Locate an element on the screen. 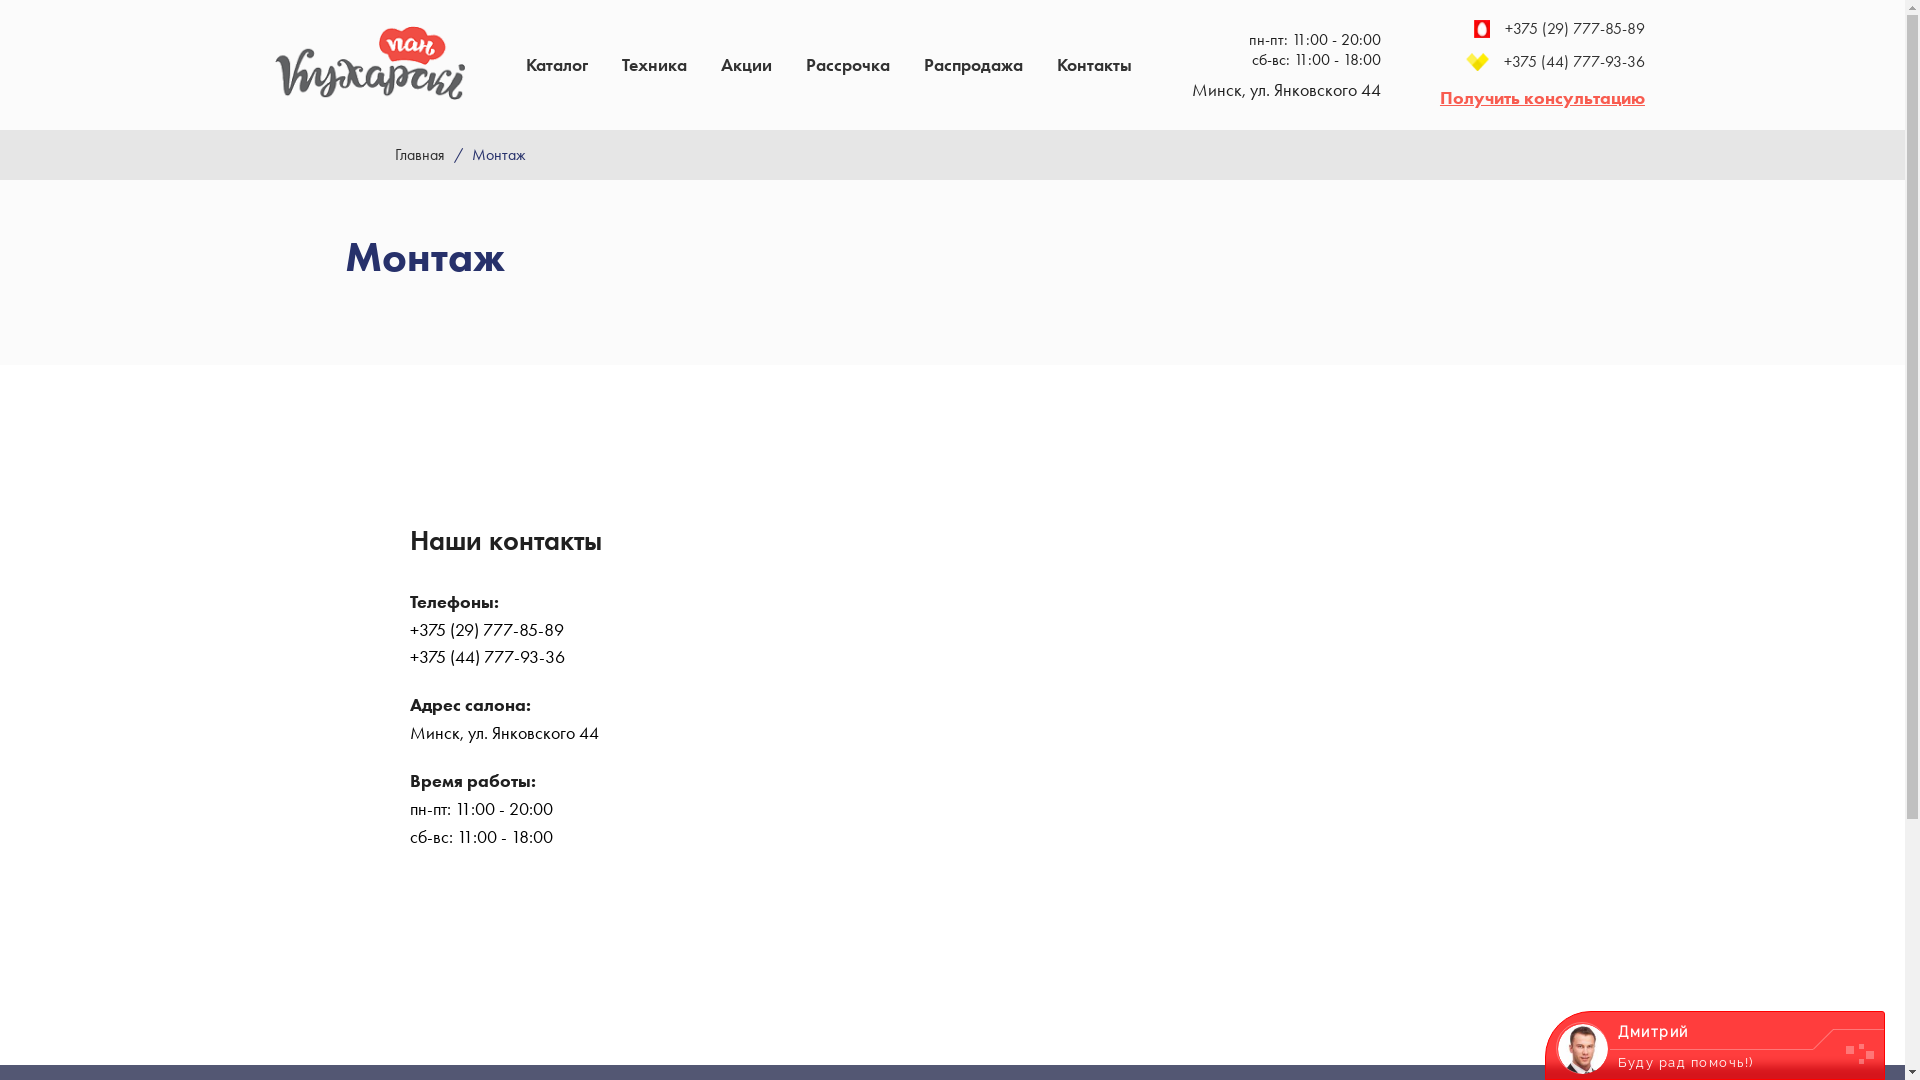  '+375 (44) 777-93-36' is located at coordinates (1541, 60).